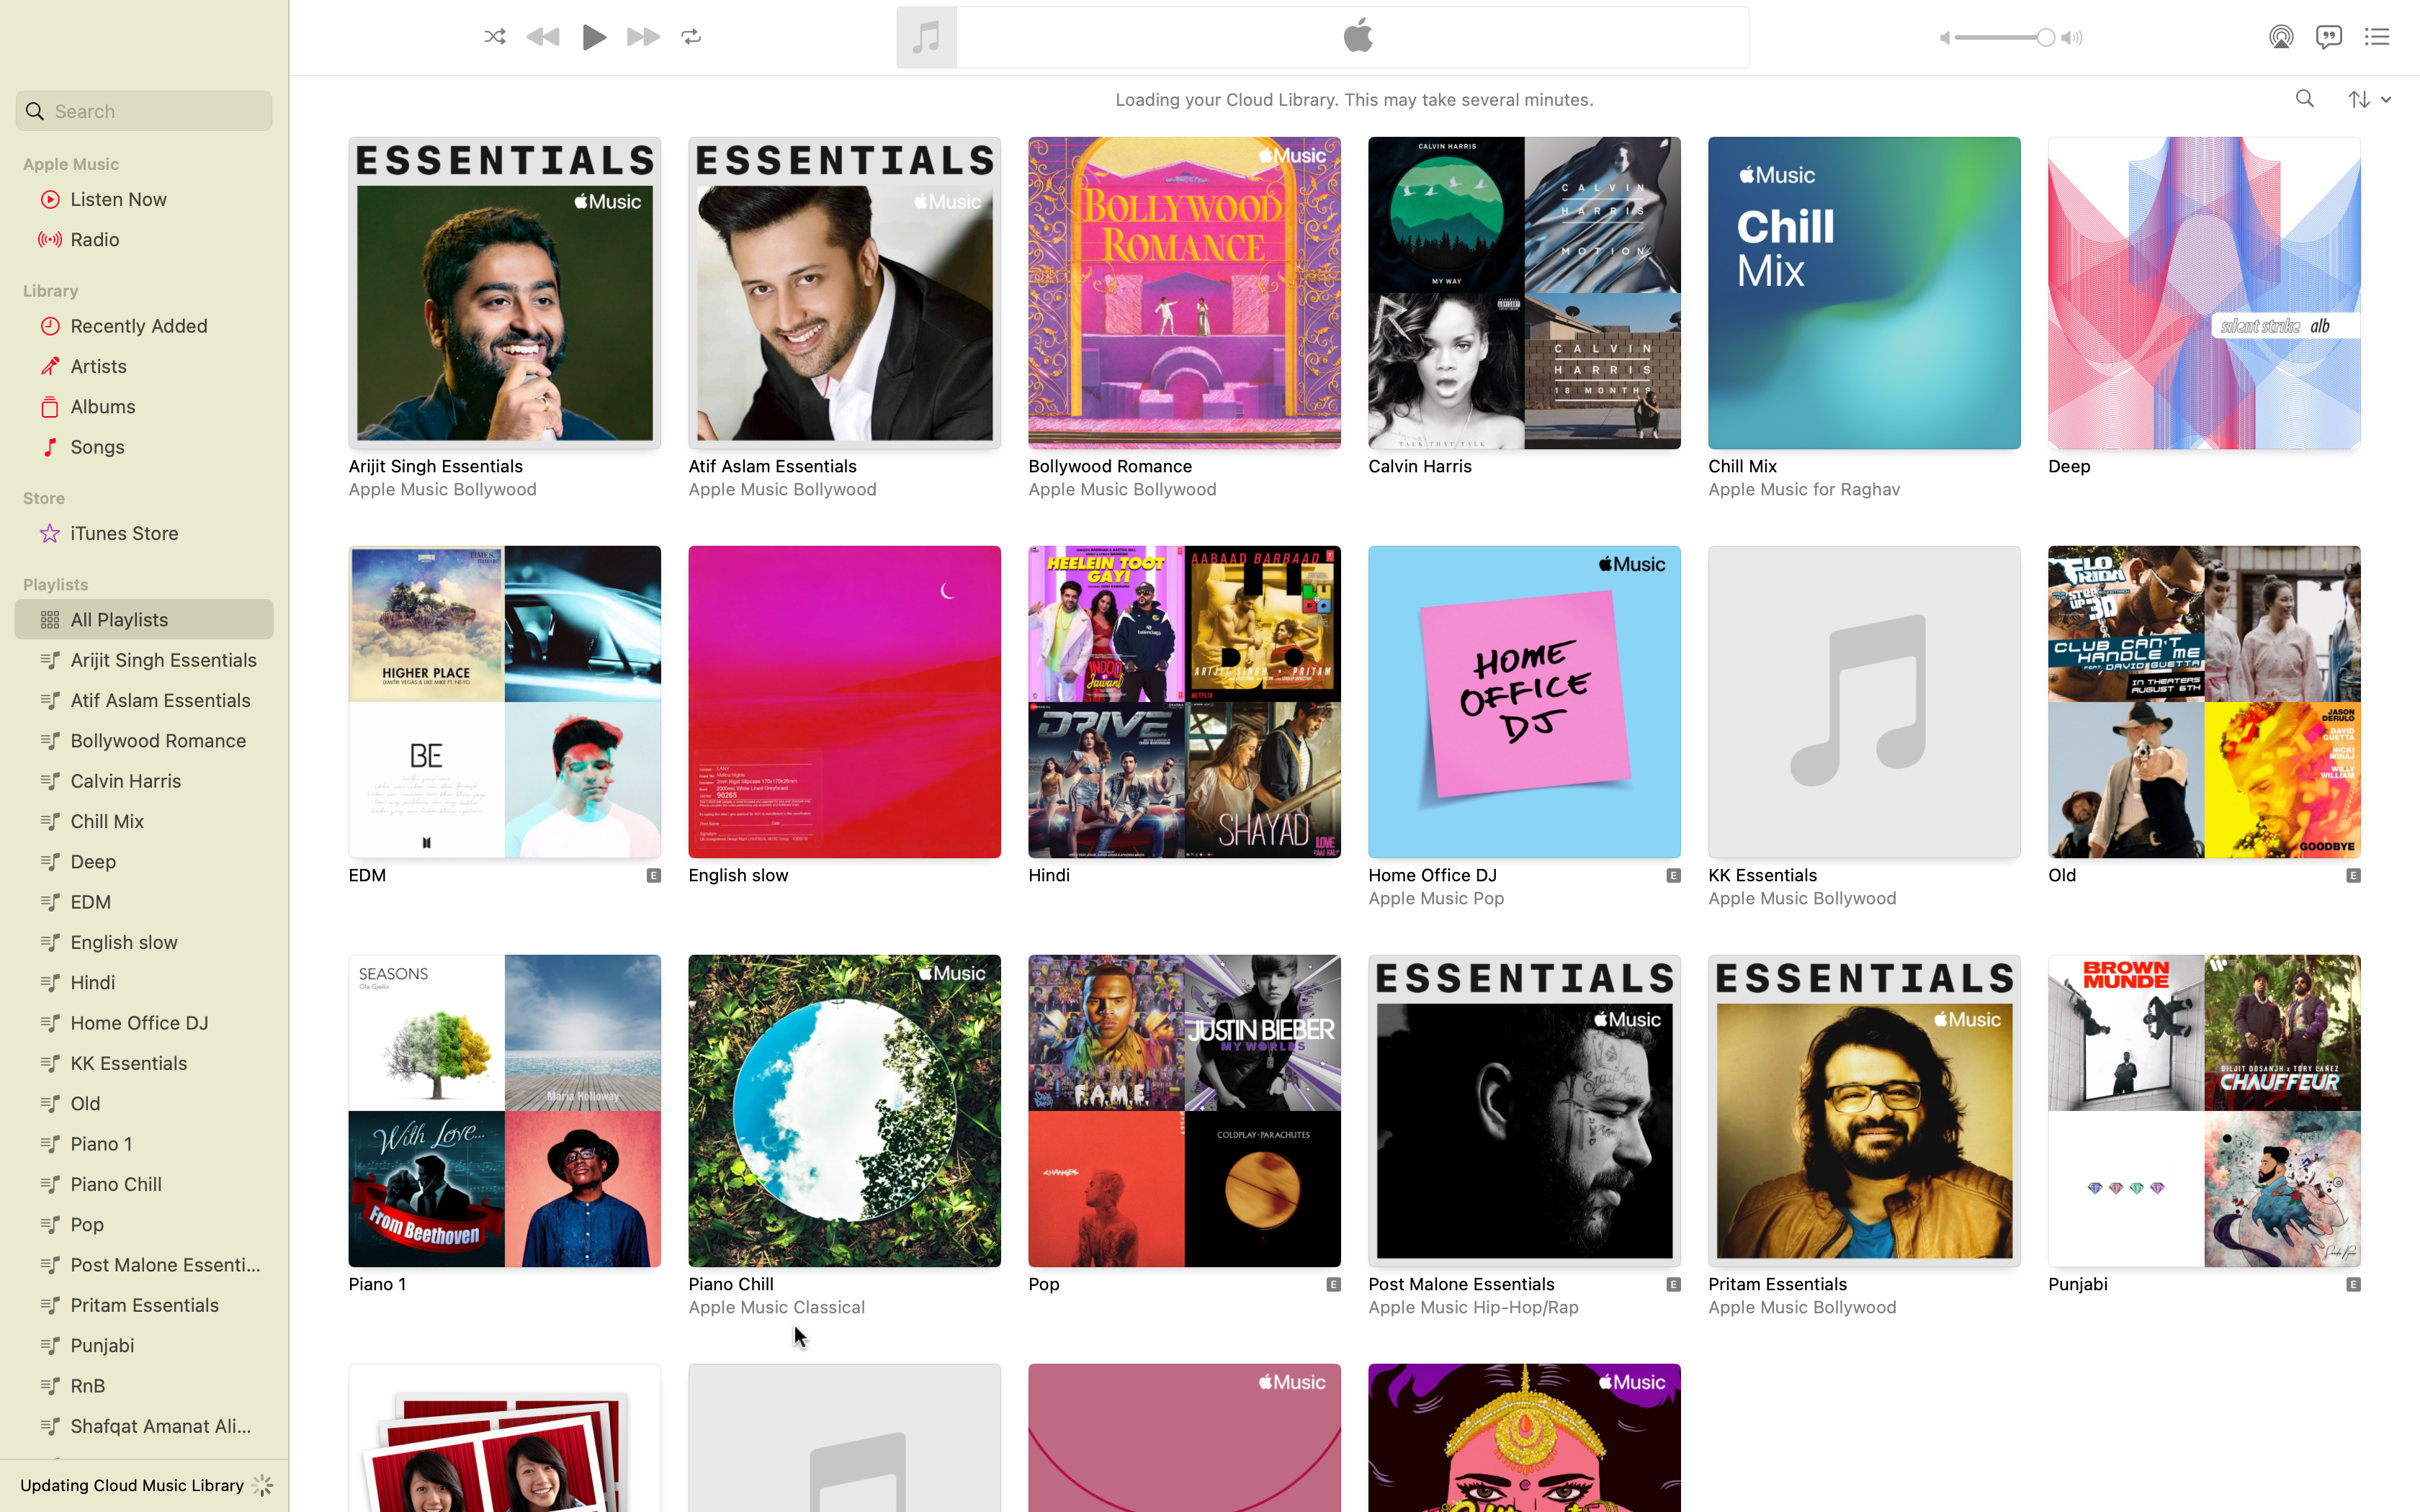 This screenshot has height=1512, width=2420. I want to click on Scroll down to find the playlist "Stuck on You", so click(4560490, 1669248).